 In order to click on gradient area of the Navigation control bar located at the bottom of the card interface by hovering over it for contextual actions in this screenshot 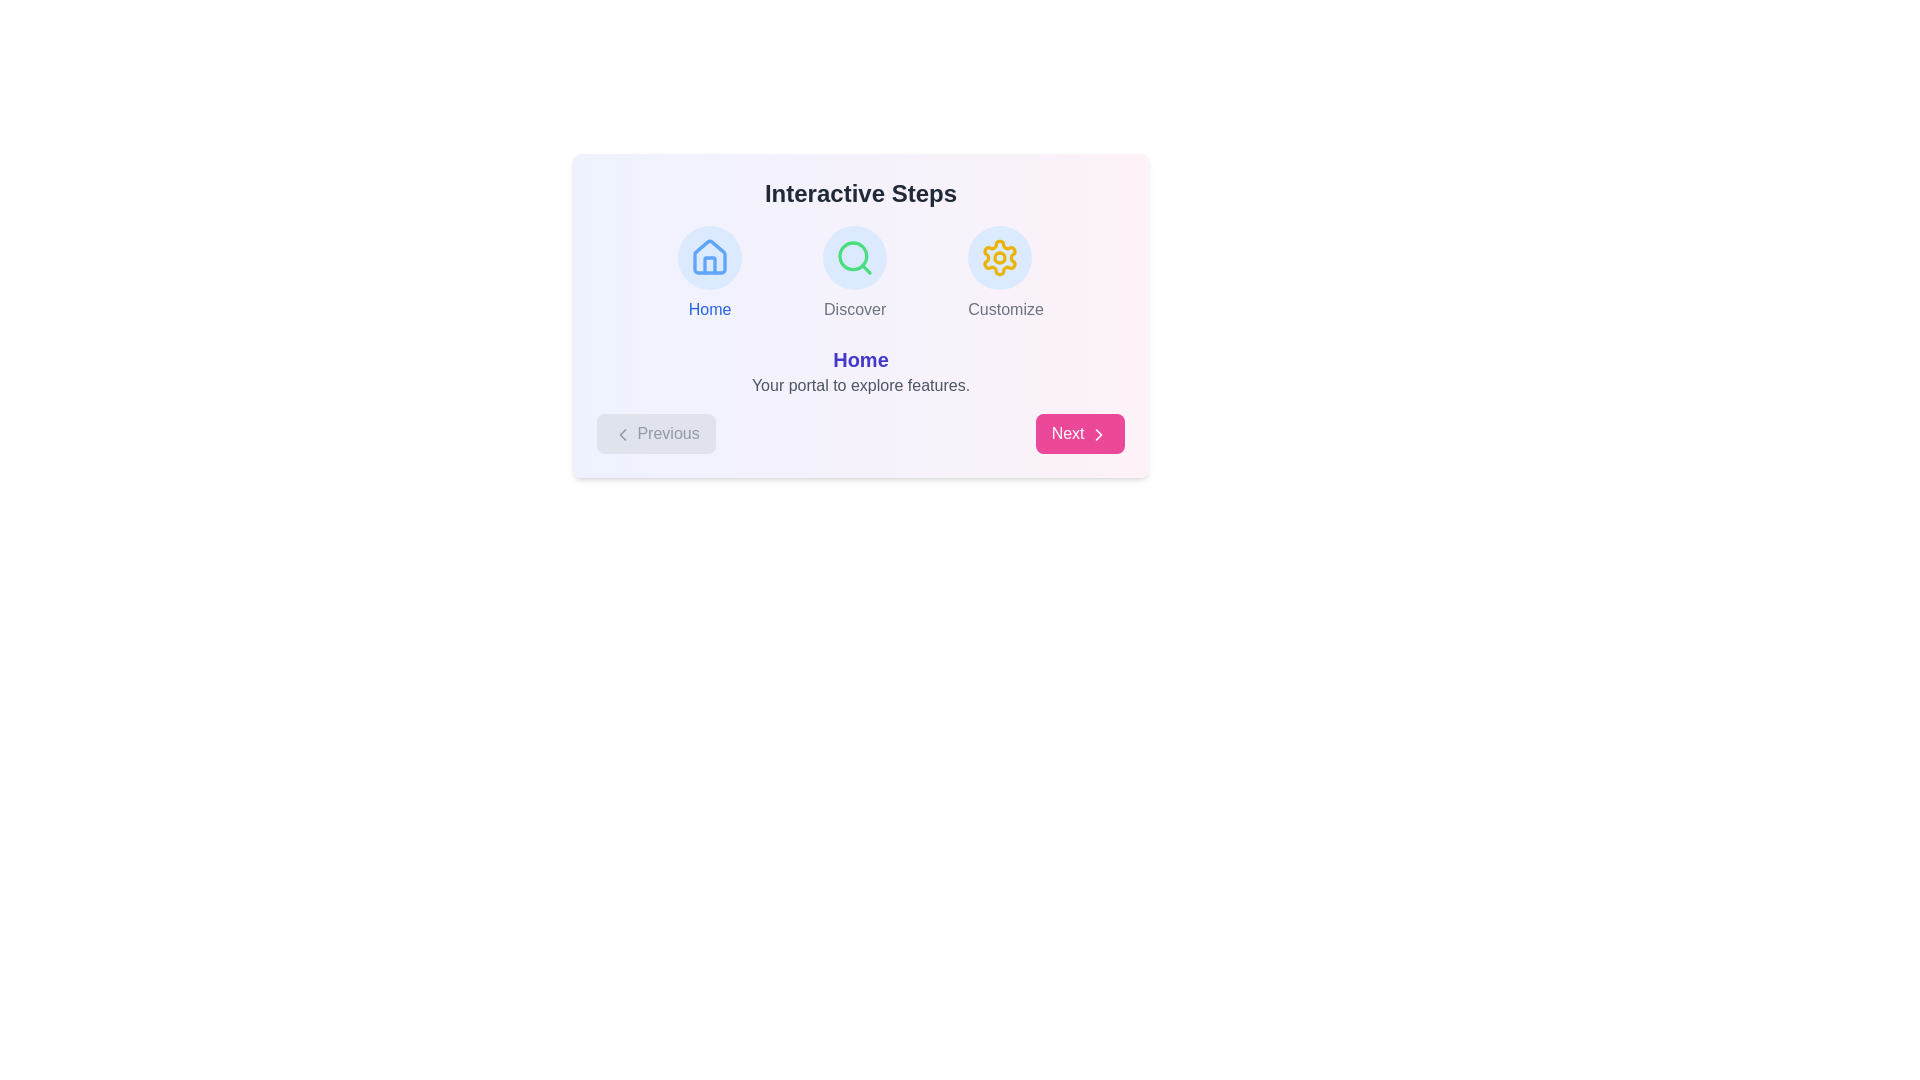, I will do `click(860, 433)`.